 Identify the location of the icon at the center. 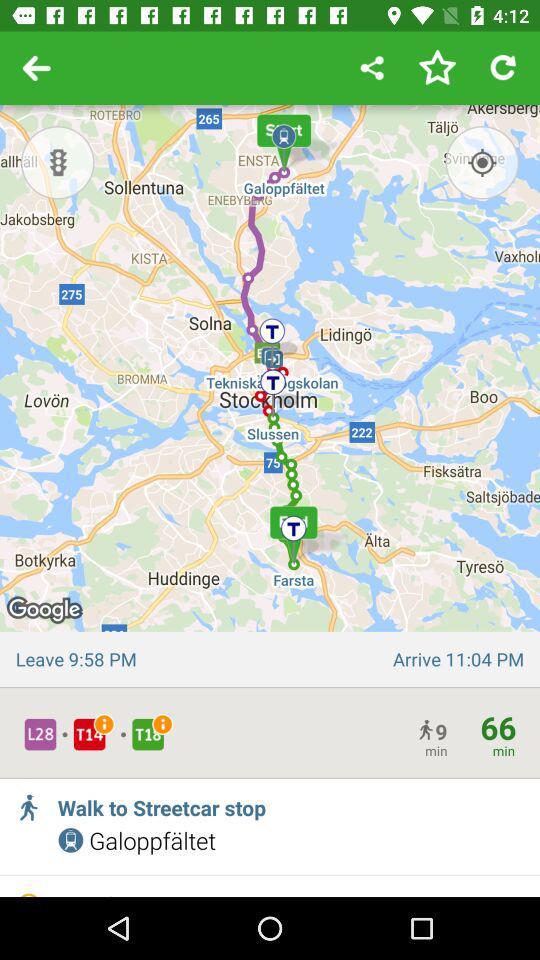
(270, 395).